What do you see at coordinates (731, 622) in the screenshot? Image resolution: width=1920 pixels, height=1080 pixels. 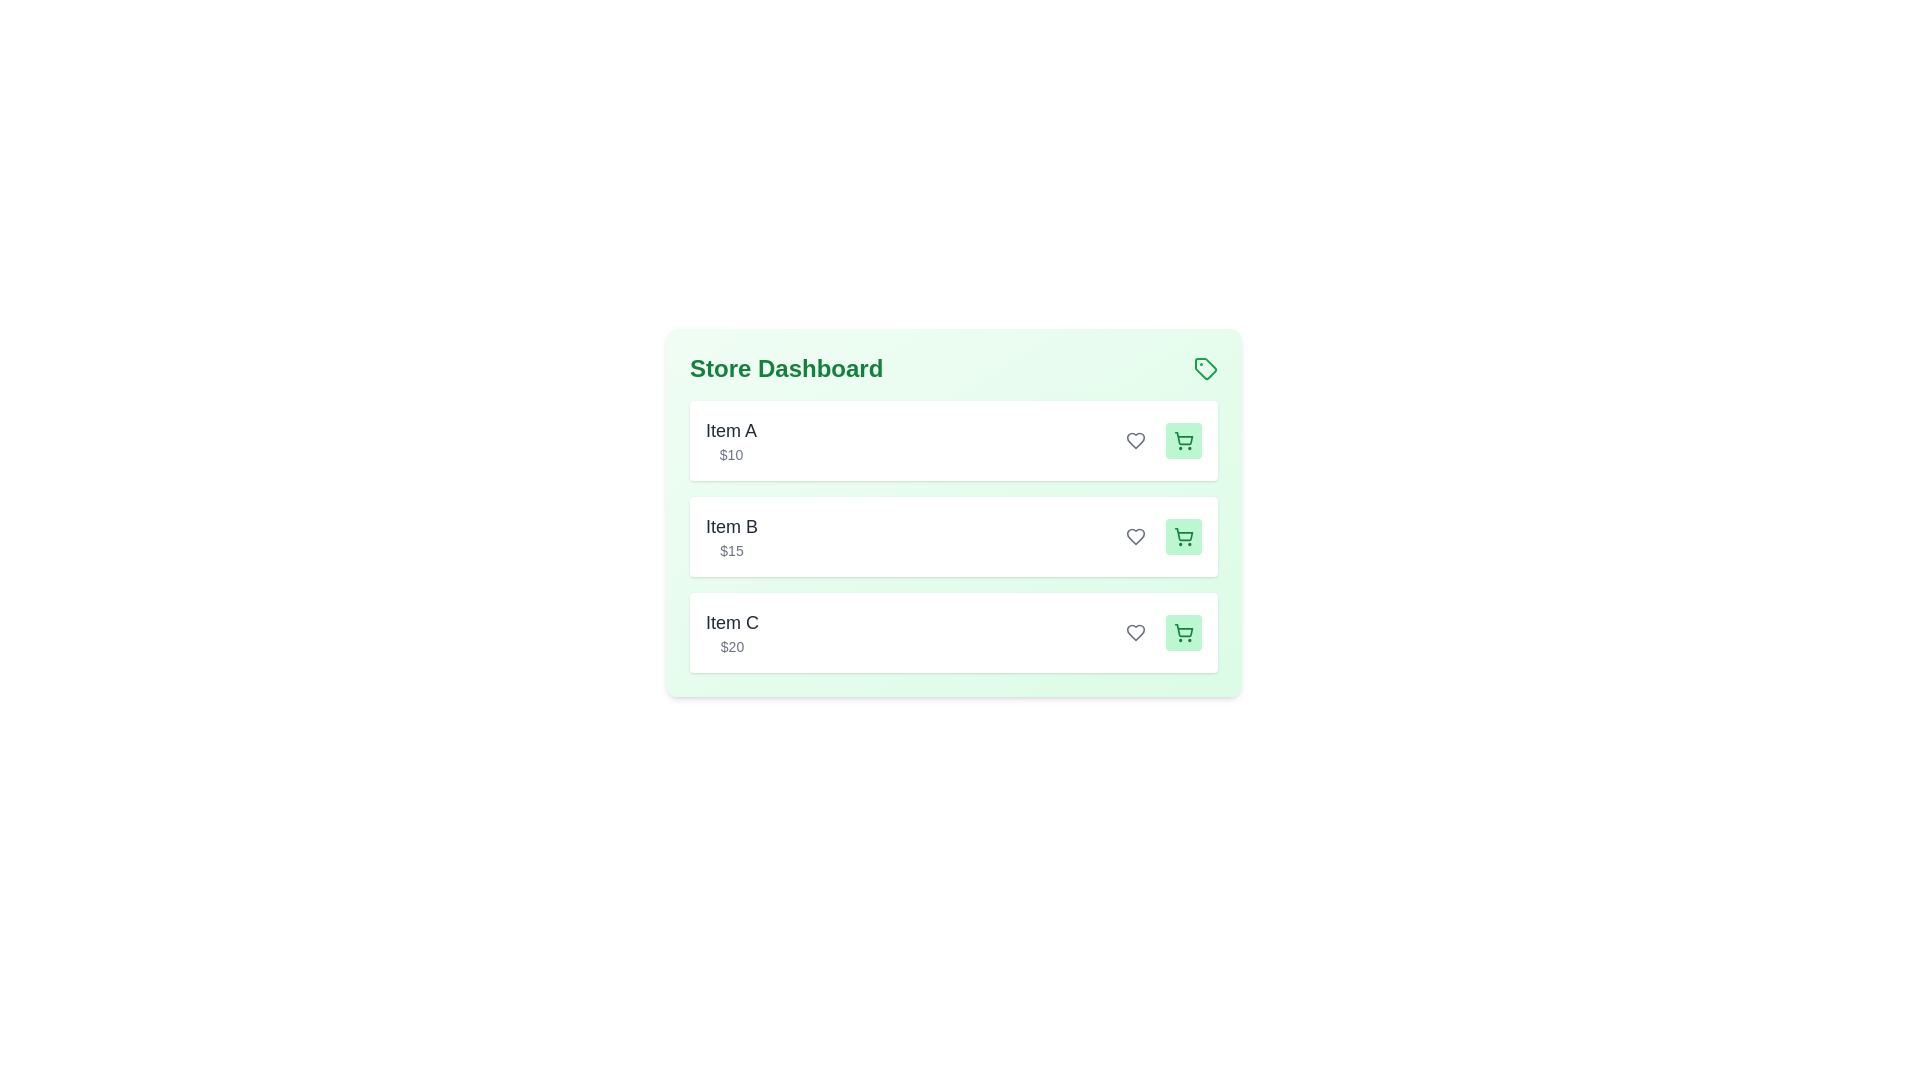 I see `the static text element that serves as the title for 'Item C' in the listing, which is positioned below 'Item B' and indicates the item's name and price` at bounding box center [731, 622].